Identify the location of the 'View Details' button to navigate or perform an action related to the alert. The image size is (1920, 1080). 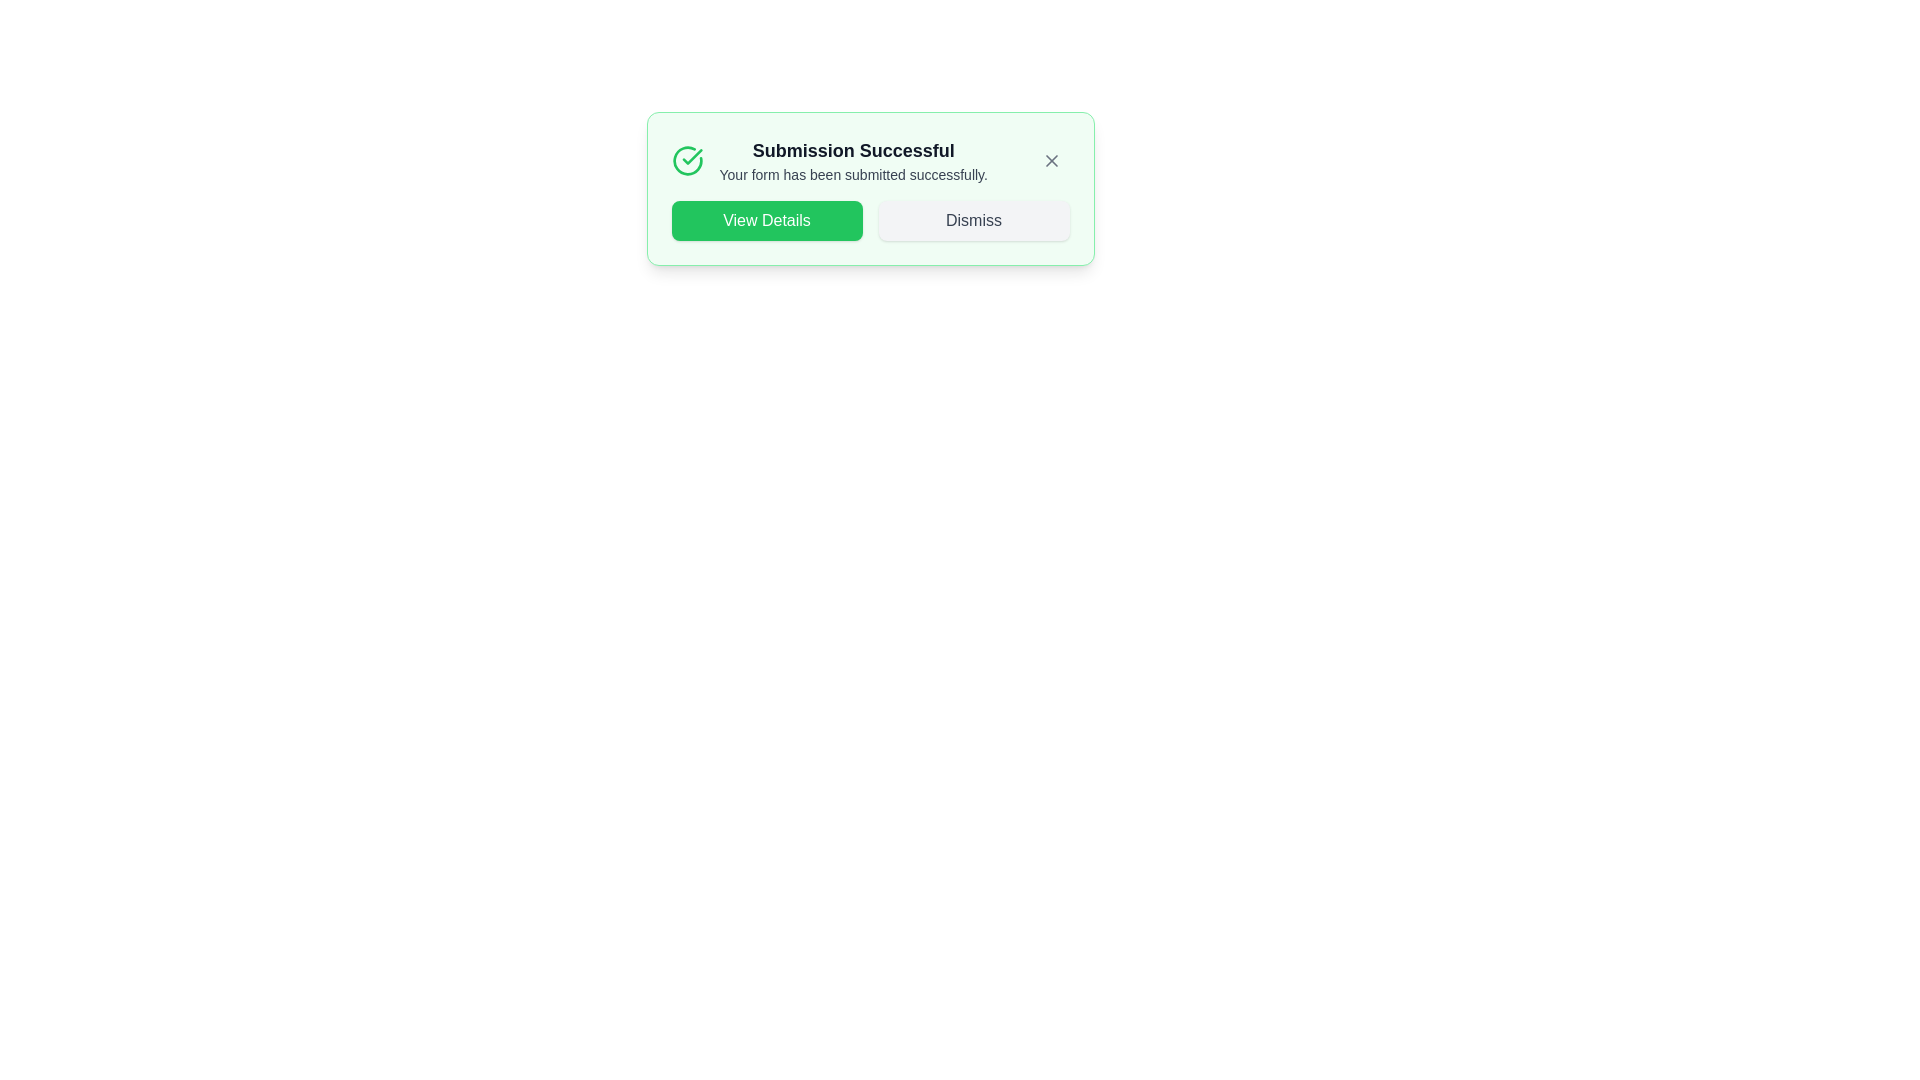
(766, 220).